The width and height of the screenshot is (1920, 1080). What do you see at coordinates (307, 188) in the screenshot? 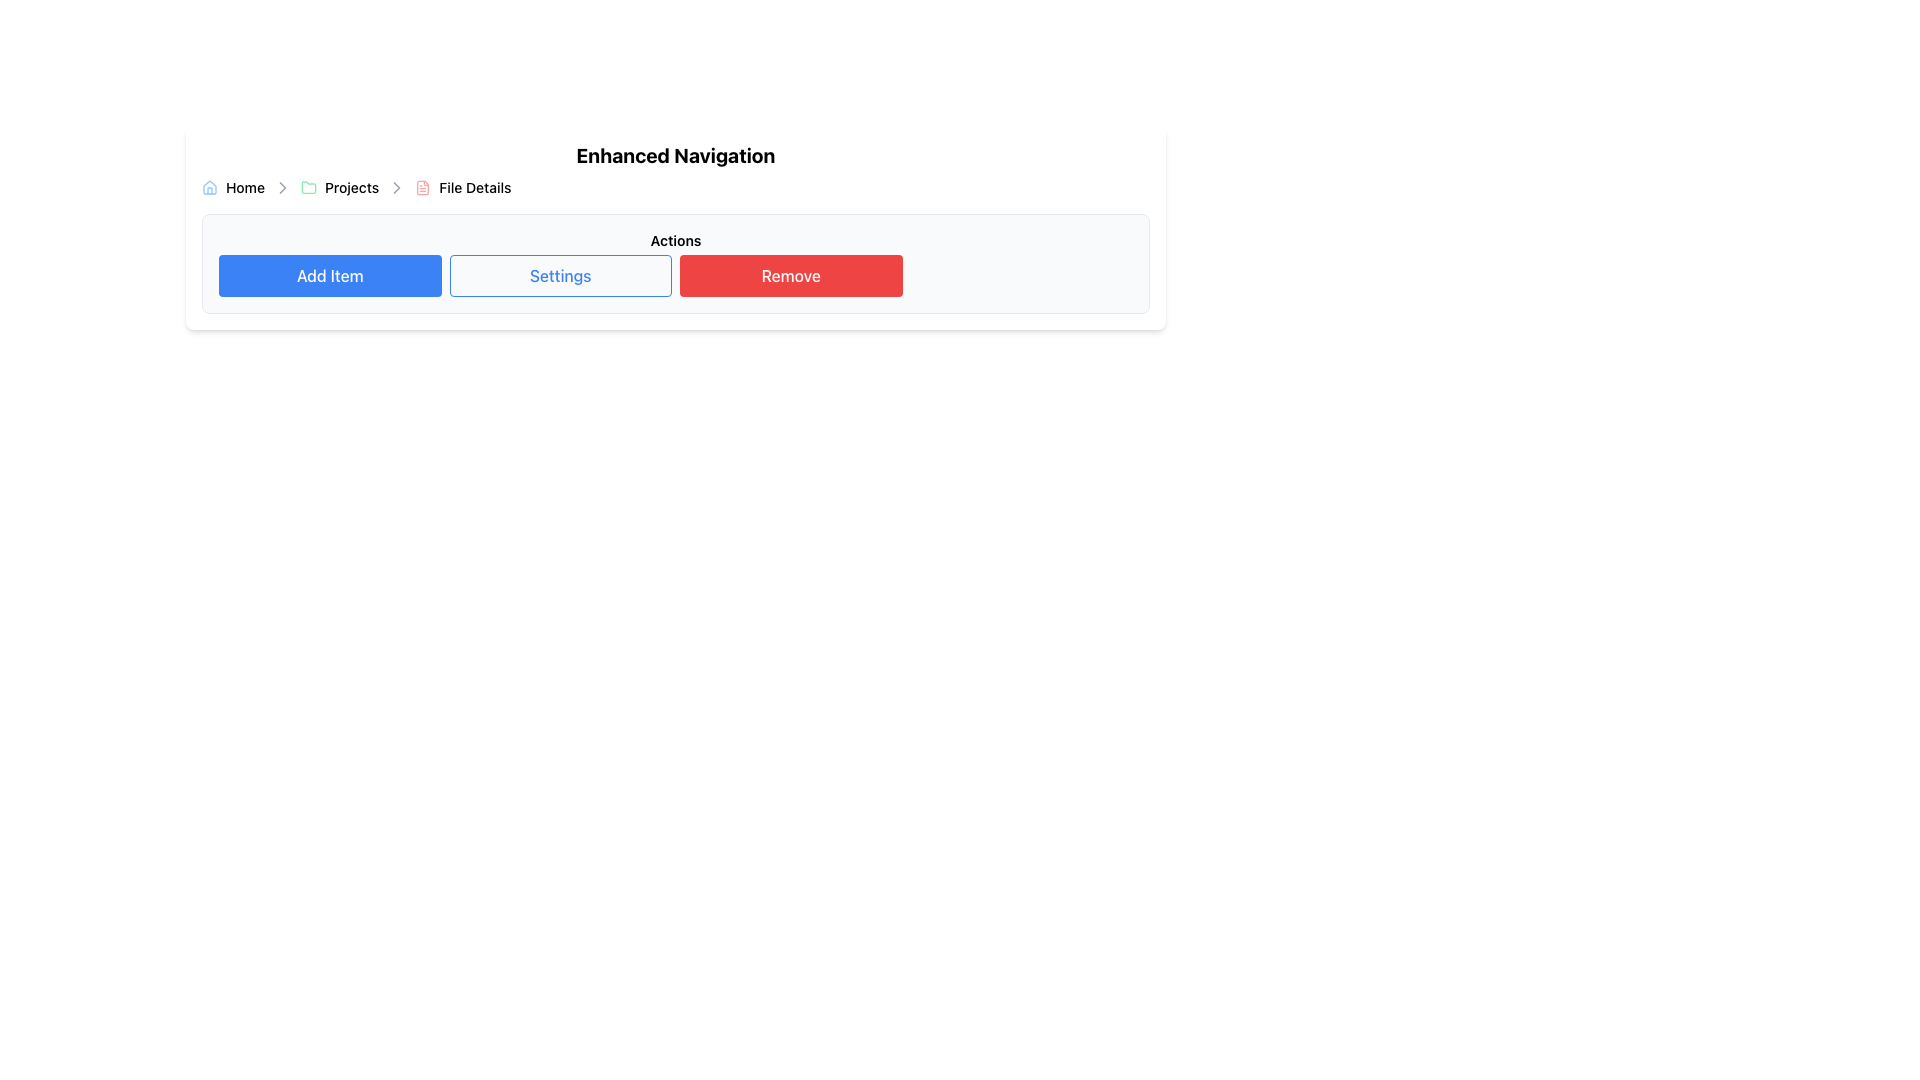
I see `the green folder icon located in the breadcrumb navigation bar, positioned to the left of the 'Projects' text` at bounding box center [307, 188].